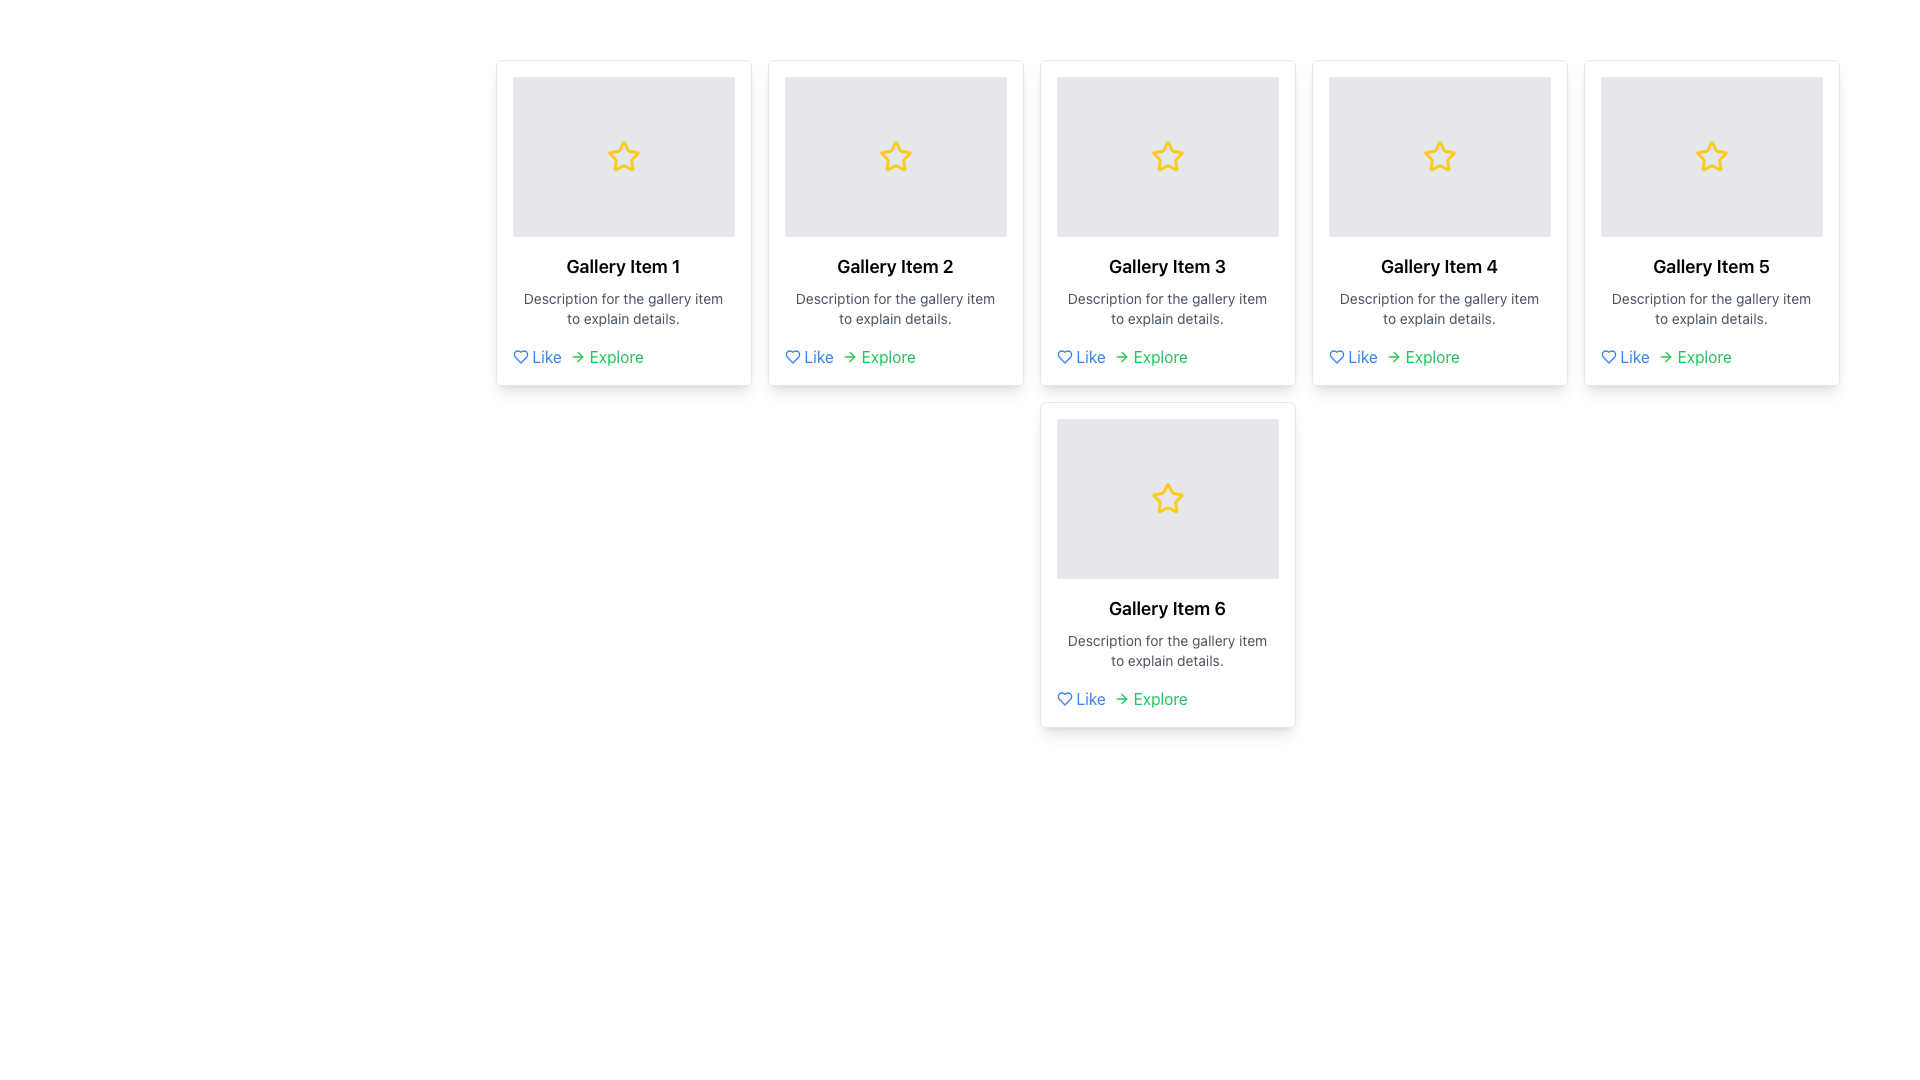 This screenshot has height=1080, width=1920. I want to click on the visual indicator icon located in the upper right corner of the fifth gallery card, positioned at the center of the grey image placeholder, so click(1710, 156).